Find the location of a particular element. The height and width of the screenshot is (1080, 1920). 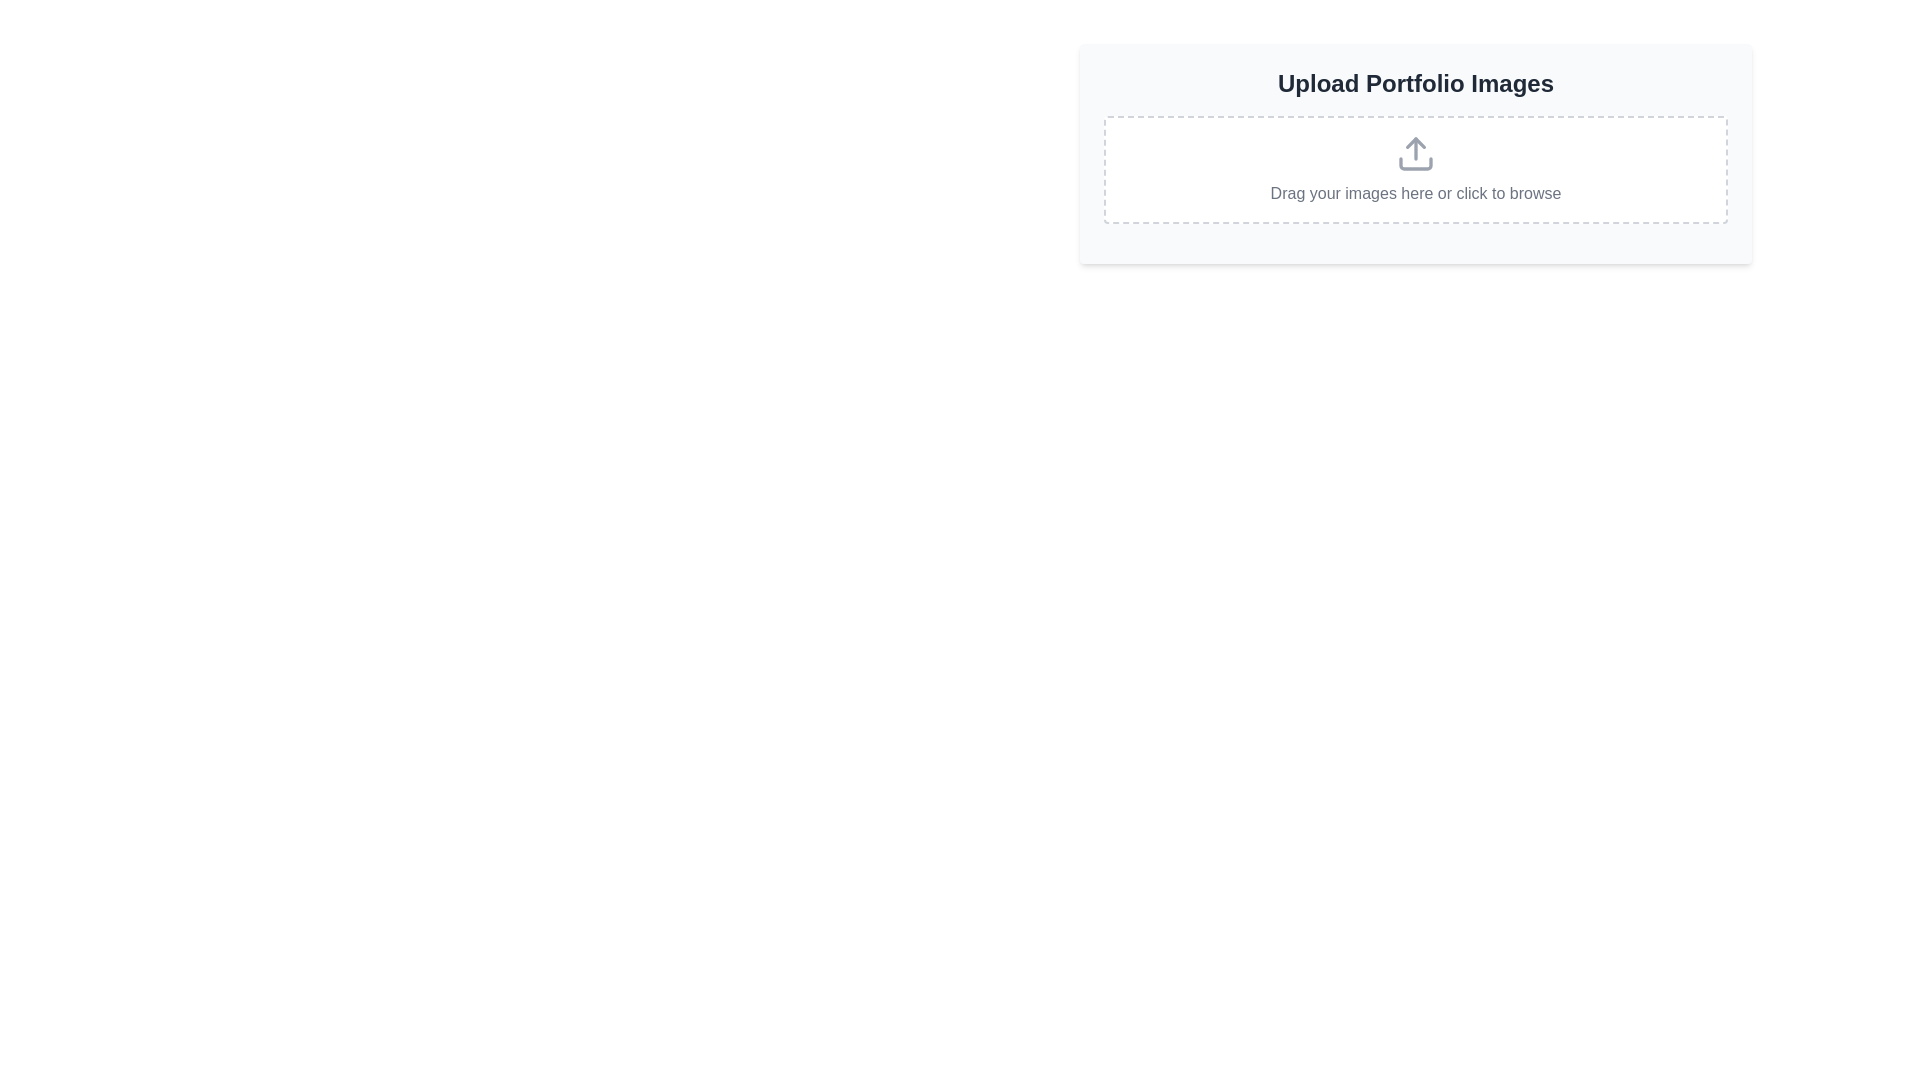

the horizontal bar with rounded ends that is part of the upload symbol icon, which serves as the base for the upward arrow, located in the center-top region of the interface is located at coordinates (1415, 163).